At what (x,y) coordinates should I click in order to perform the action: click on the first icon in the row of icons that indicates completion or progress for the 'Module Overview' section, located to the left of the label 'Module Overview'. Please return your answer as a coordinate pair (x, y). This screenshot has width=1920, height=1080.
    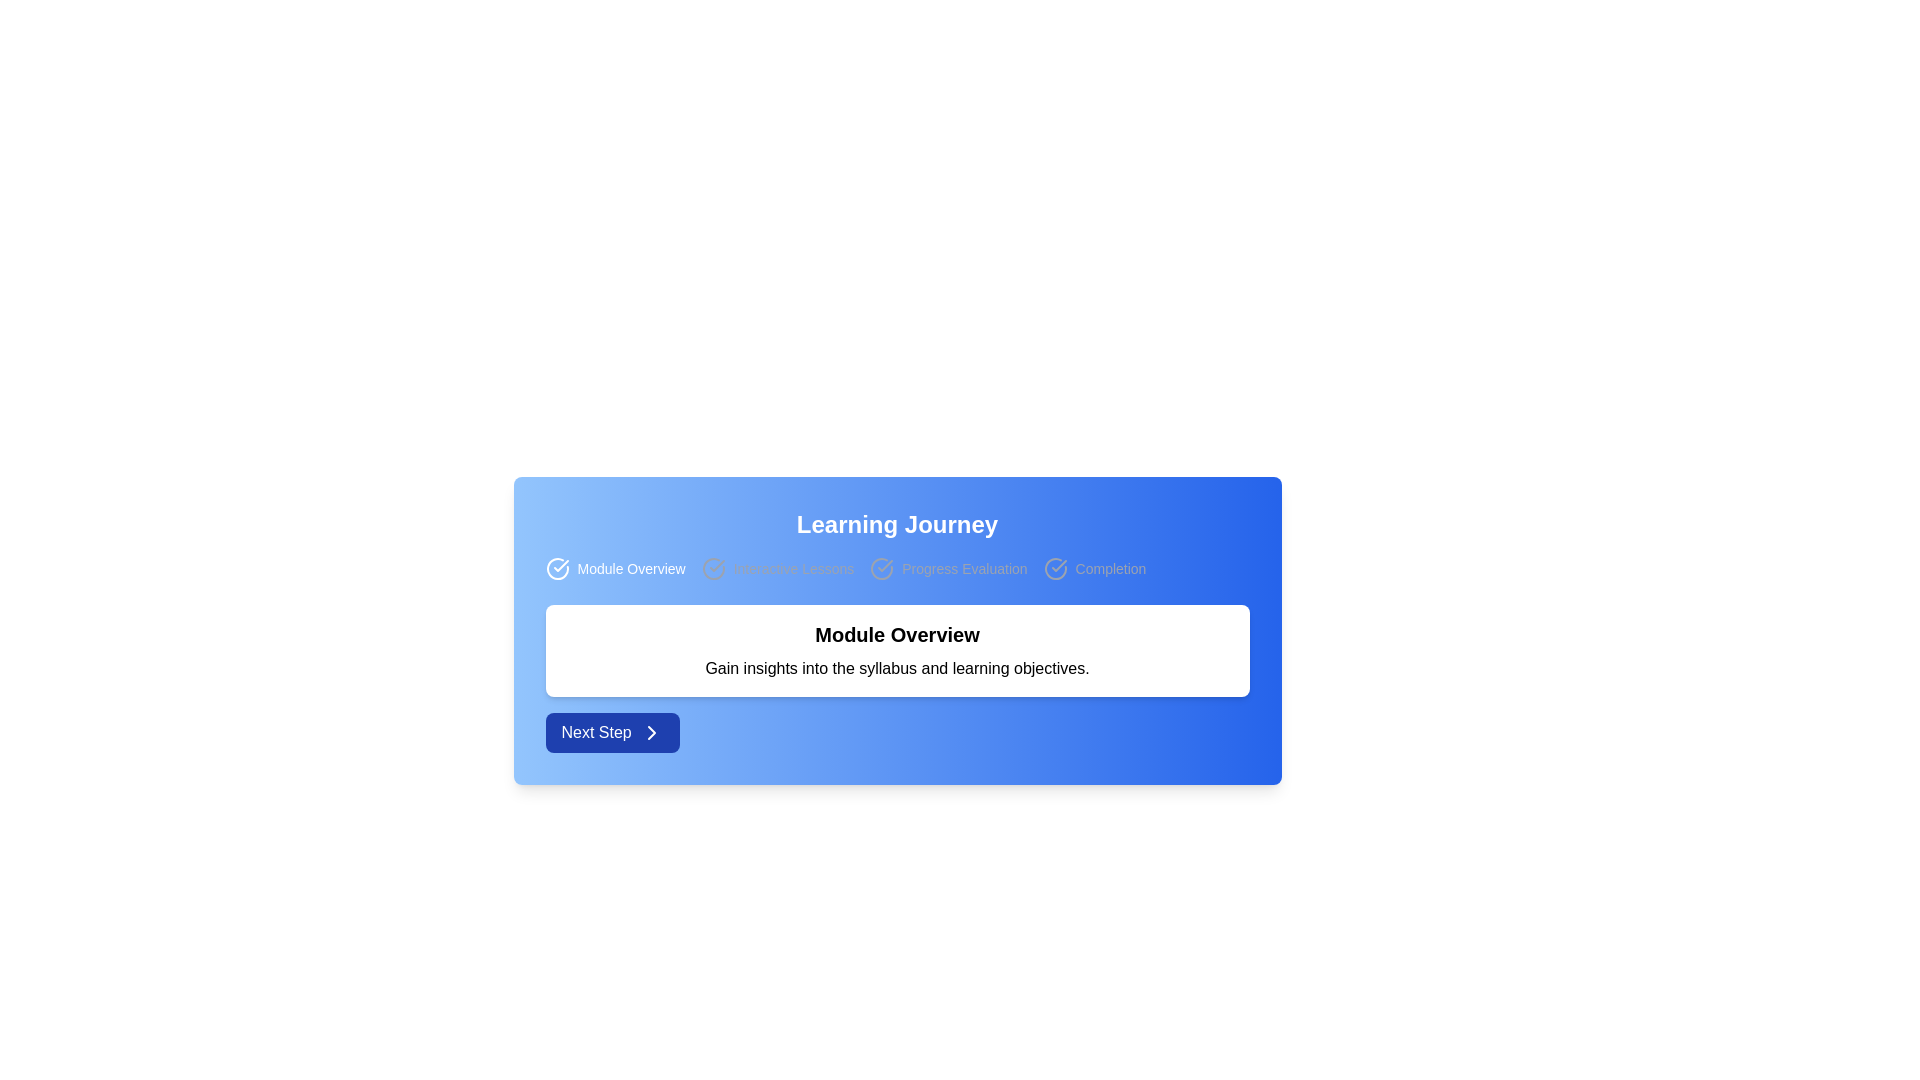
    Looking at the image, I should click on (557, 569).